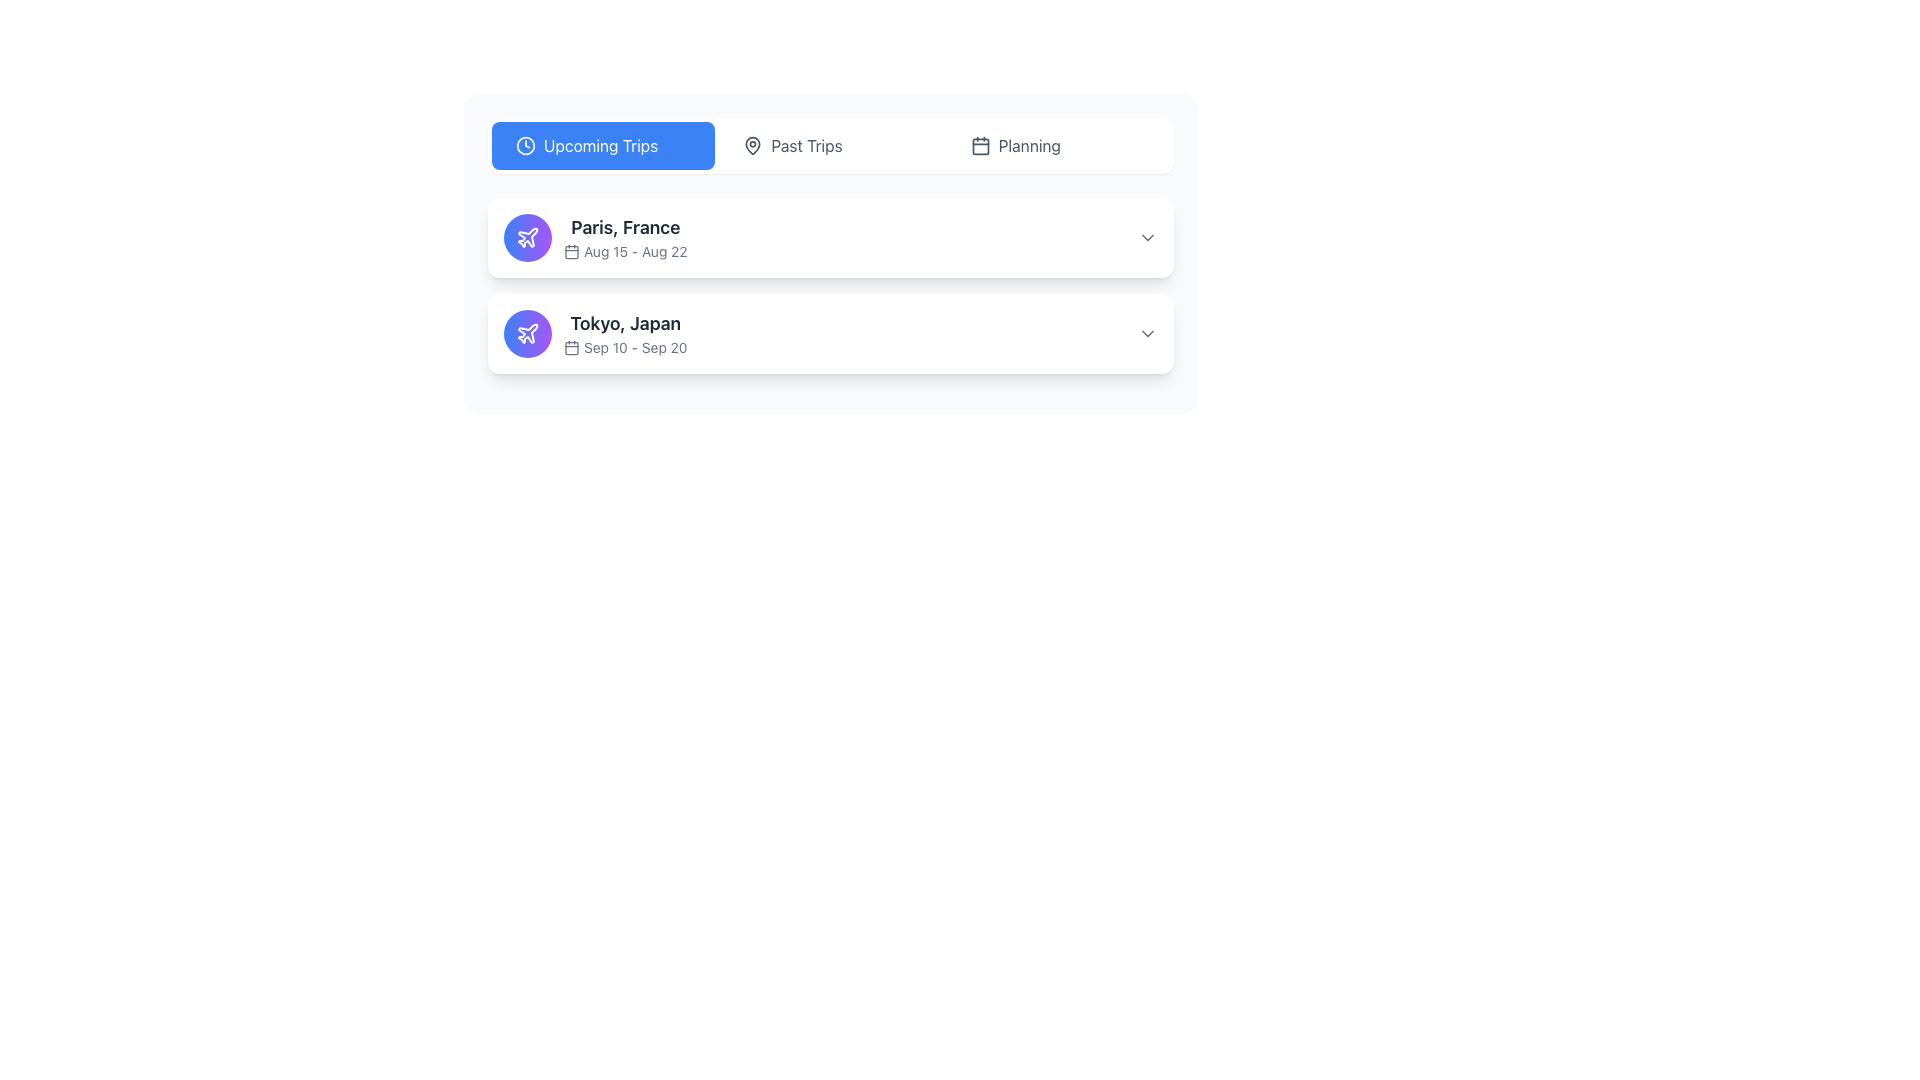  What do you see at coordinates (528, 333) in the screenshot?
I see `the interactivity of the 'Paris, France' trip icon, which is located at the leftmost section of the first list item under the 'Upcoming Trips' section, characterized by its circular gradient background and proximity to the destination text` at bounding box center [528, 333].